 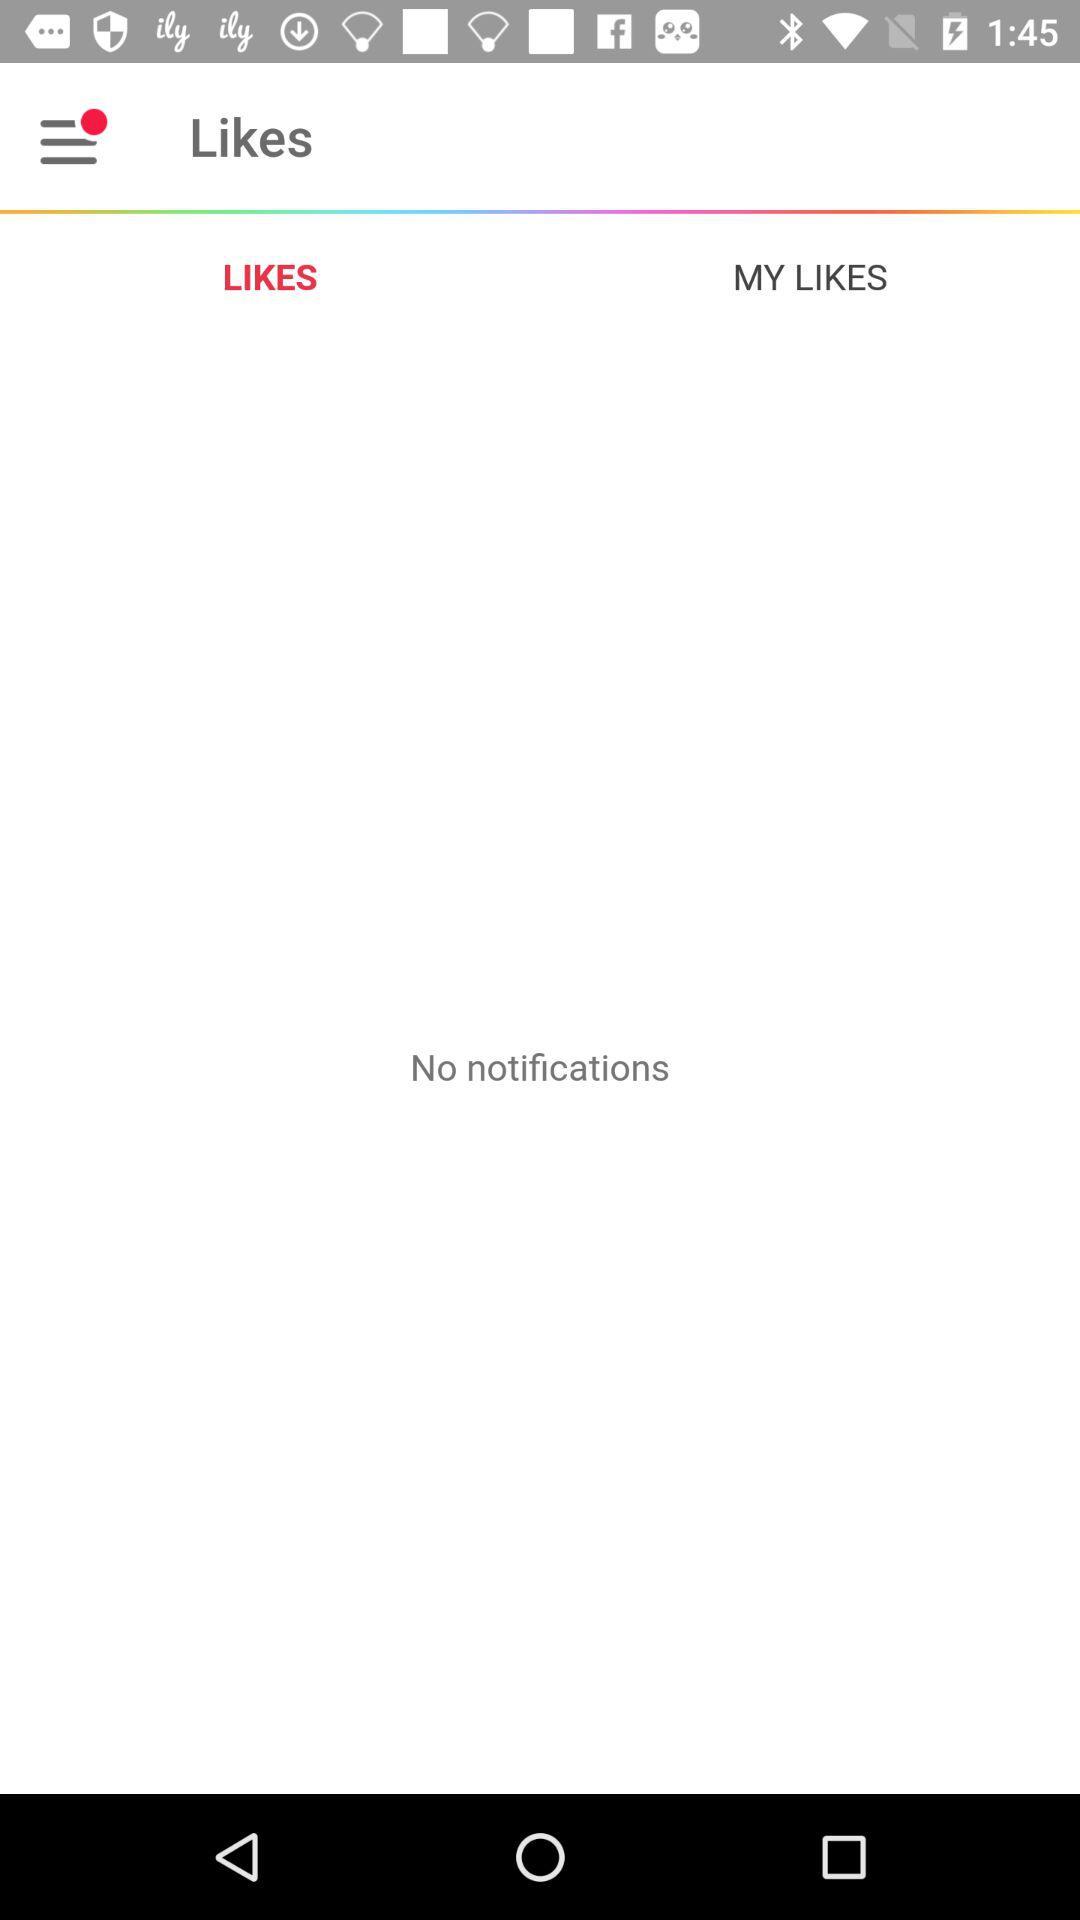 I want to click on icon to the left of likes item, so click(x=72, y=135).